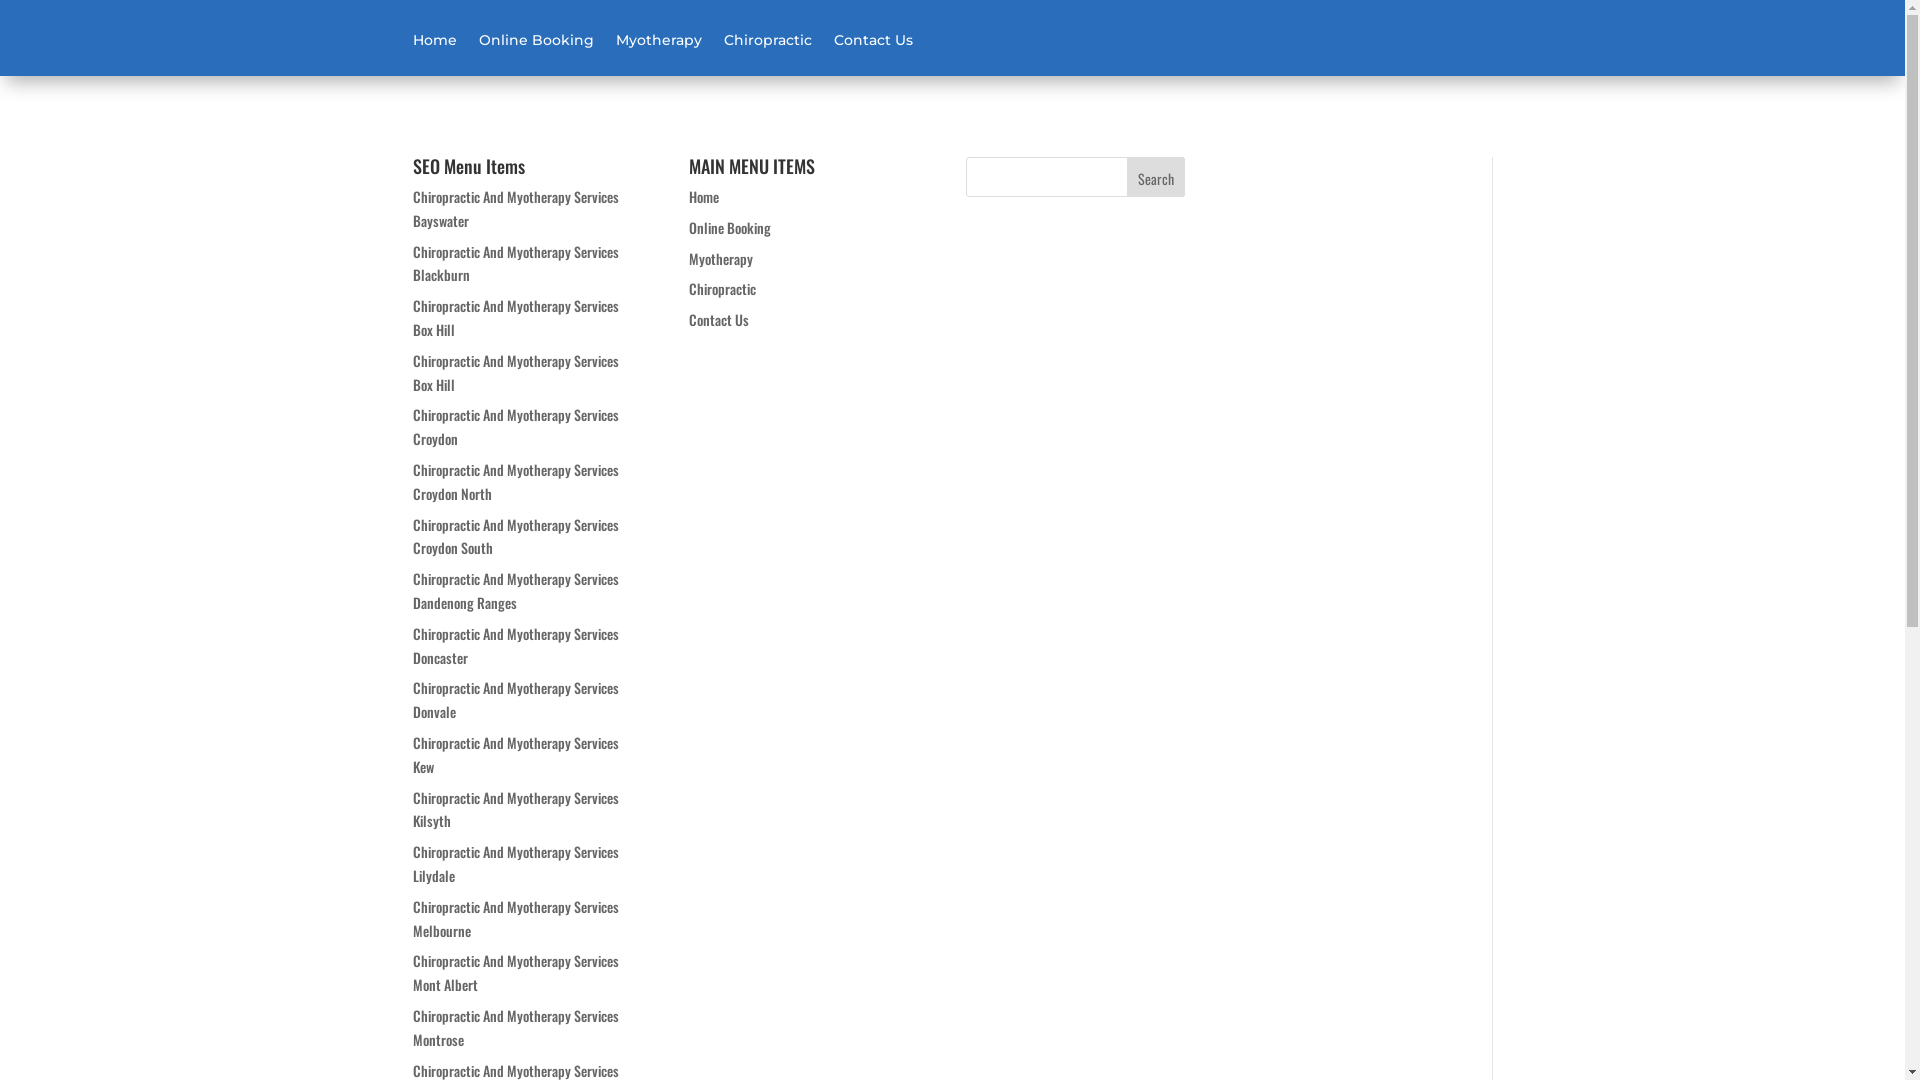 Image resolution: width=1920 pixels, height=1080 pixels. I want to click on 'Home', so click(432, 53).